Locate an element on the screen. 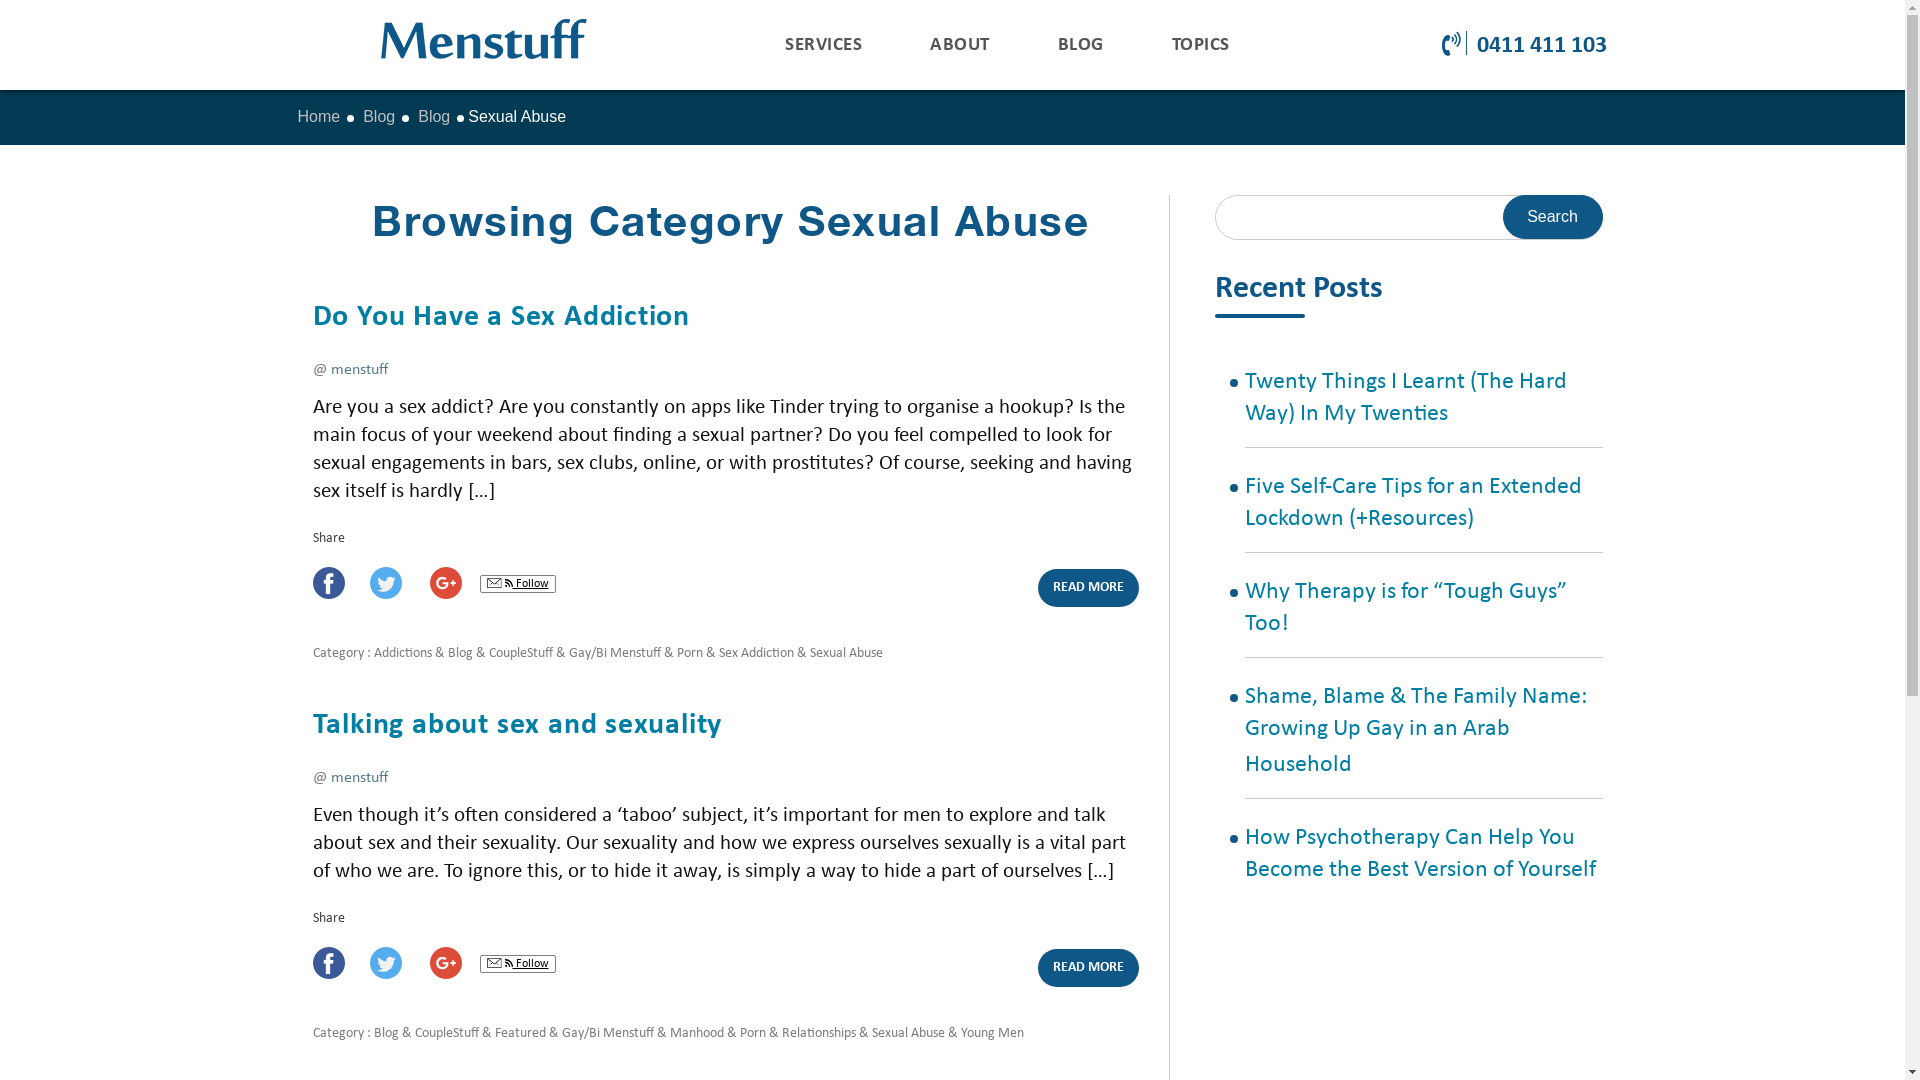 This screenshot has width=1920, height=1080. 'ABOUT' is located at coordinates (960, 45).